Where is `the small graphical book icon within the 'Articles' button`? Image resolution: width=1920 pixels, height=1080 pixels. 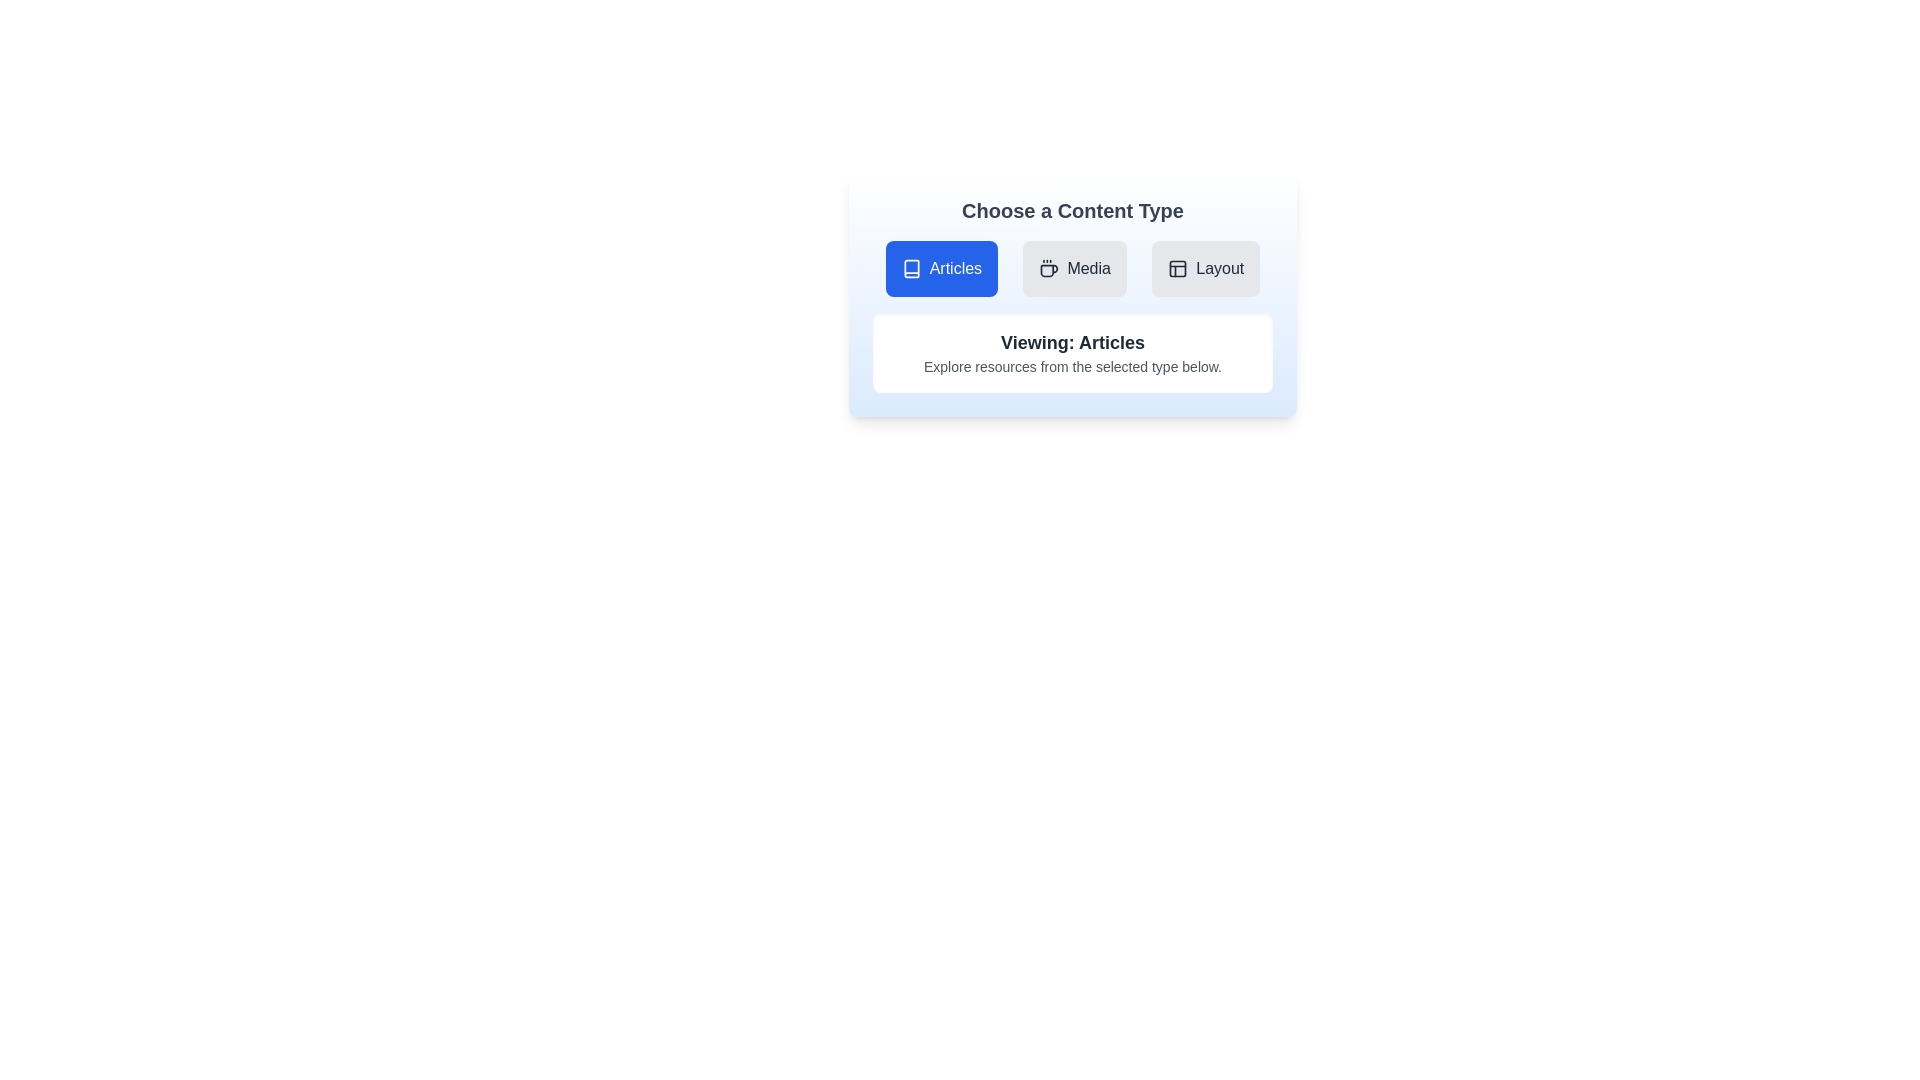
the small graphical book icon within the 'Articles' button is located at coordinates (910, 268).